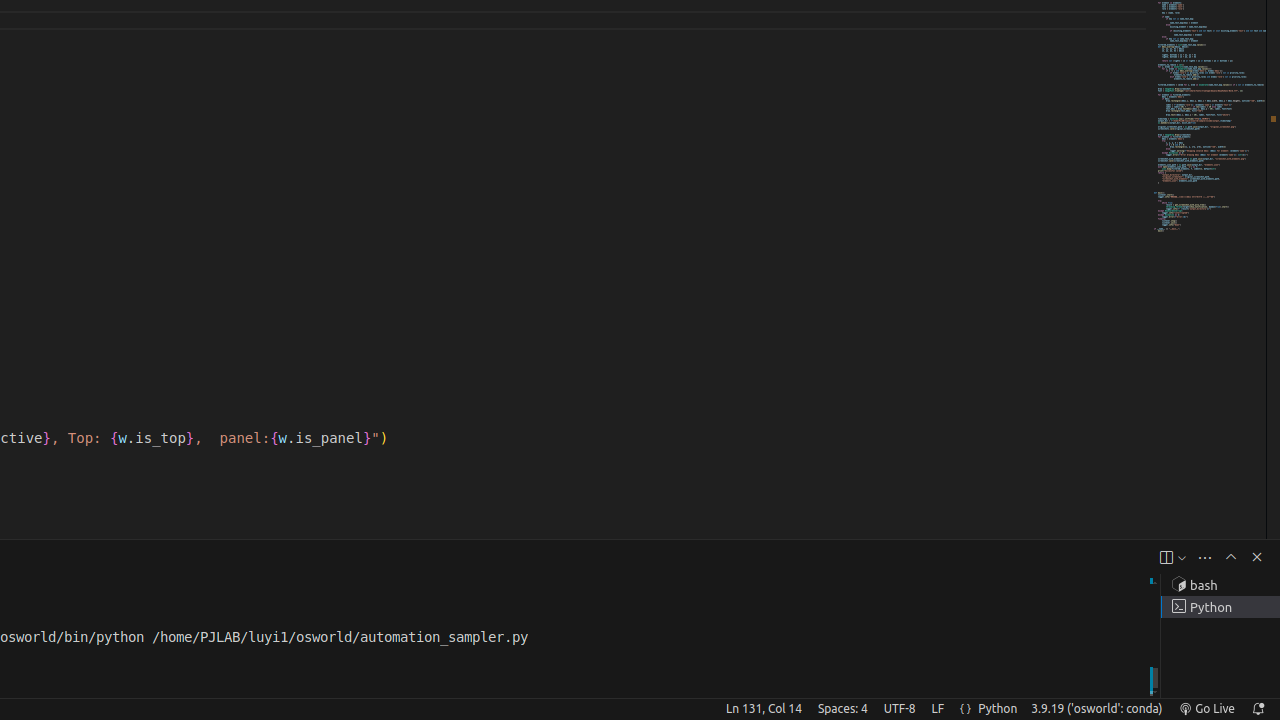  I want to click on 'Launch Profile...', so click(1181, 557).